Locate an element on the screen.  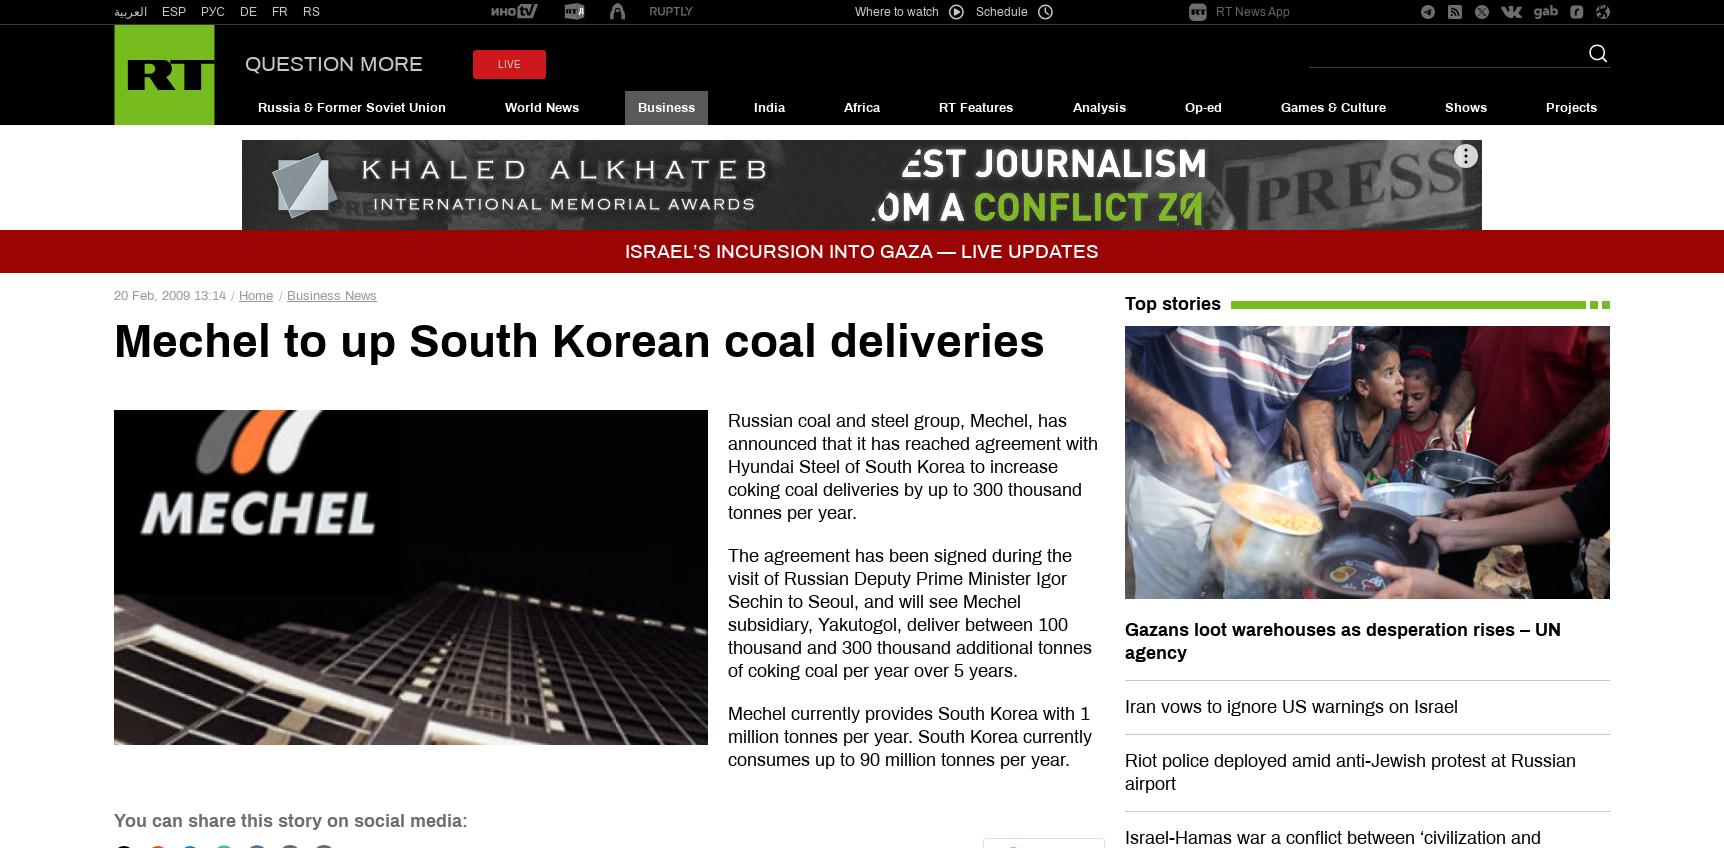
'Top stories' is located at coordinates (1171, 304).